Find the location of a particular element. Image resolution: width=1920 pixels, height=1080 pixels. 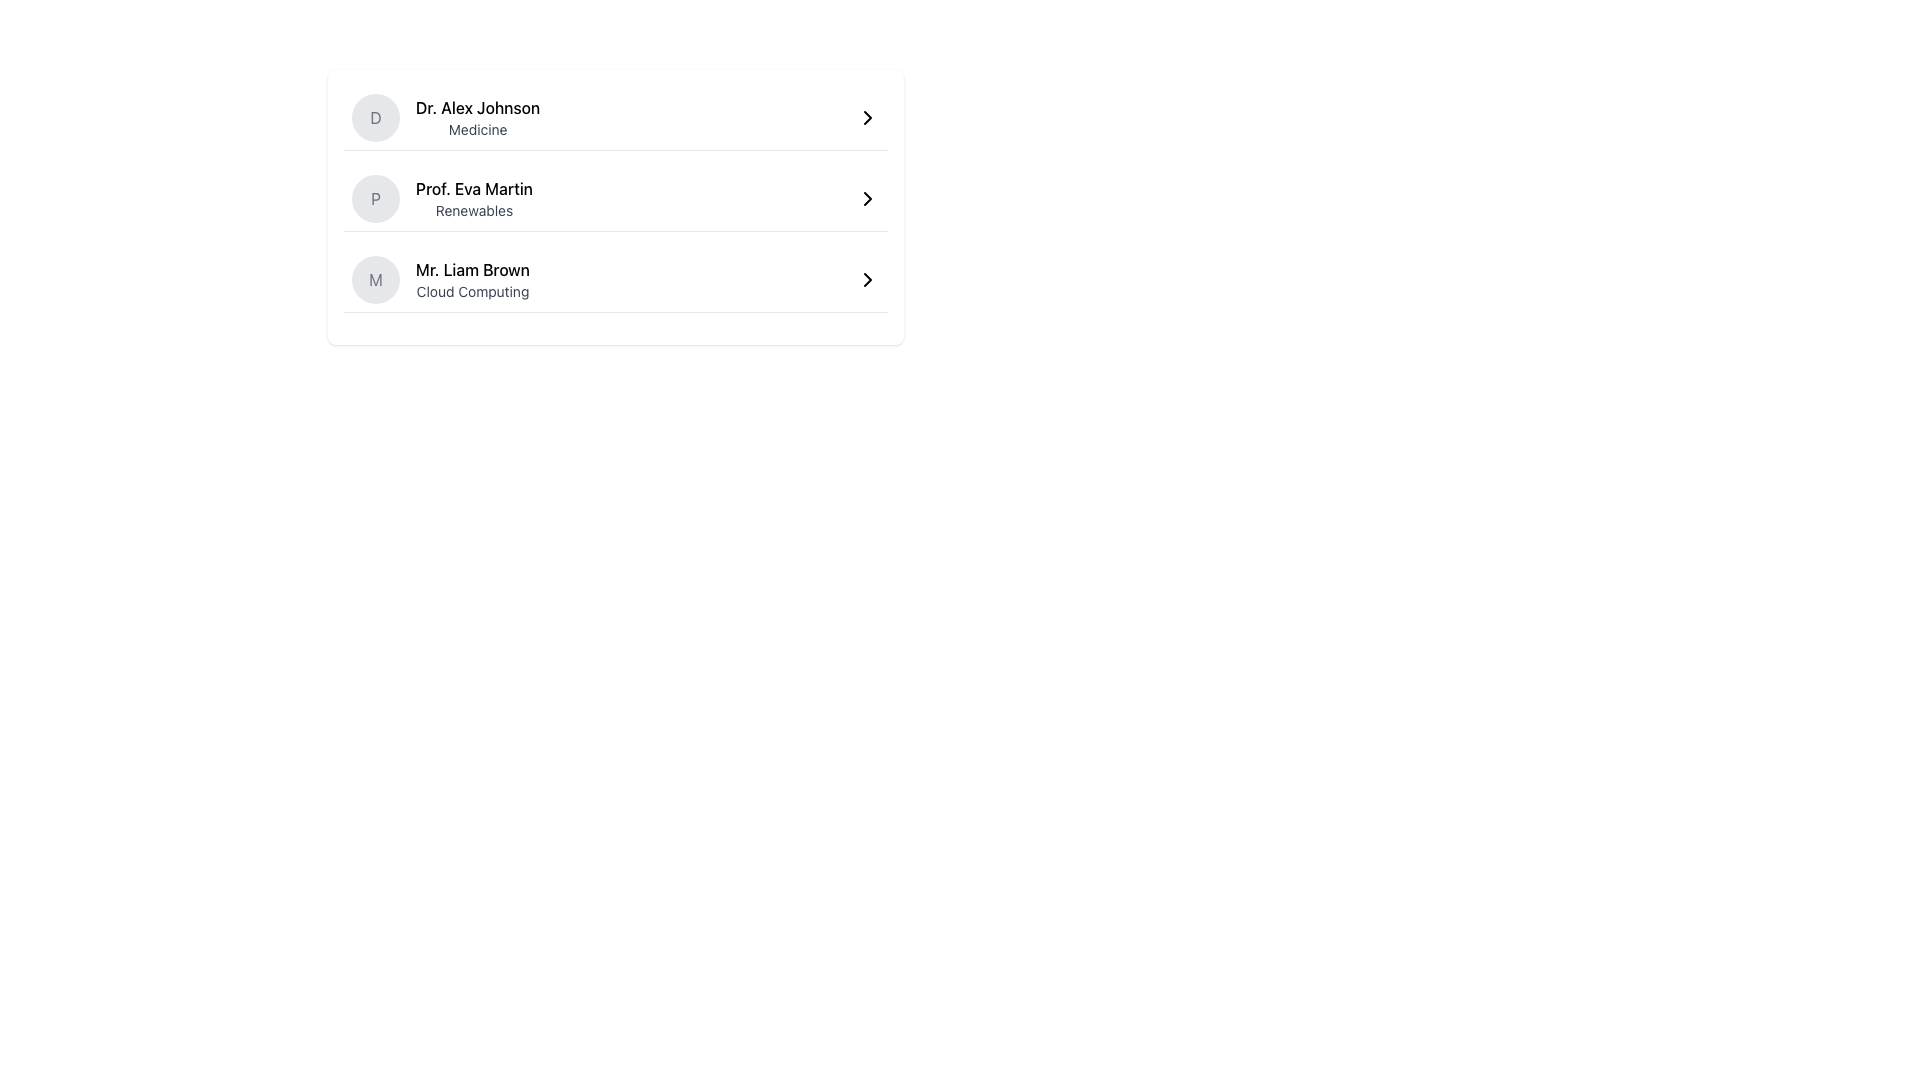

the interactive list item for 'Prof. Eva Martin' is located at coordinates (614, 199).